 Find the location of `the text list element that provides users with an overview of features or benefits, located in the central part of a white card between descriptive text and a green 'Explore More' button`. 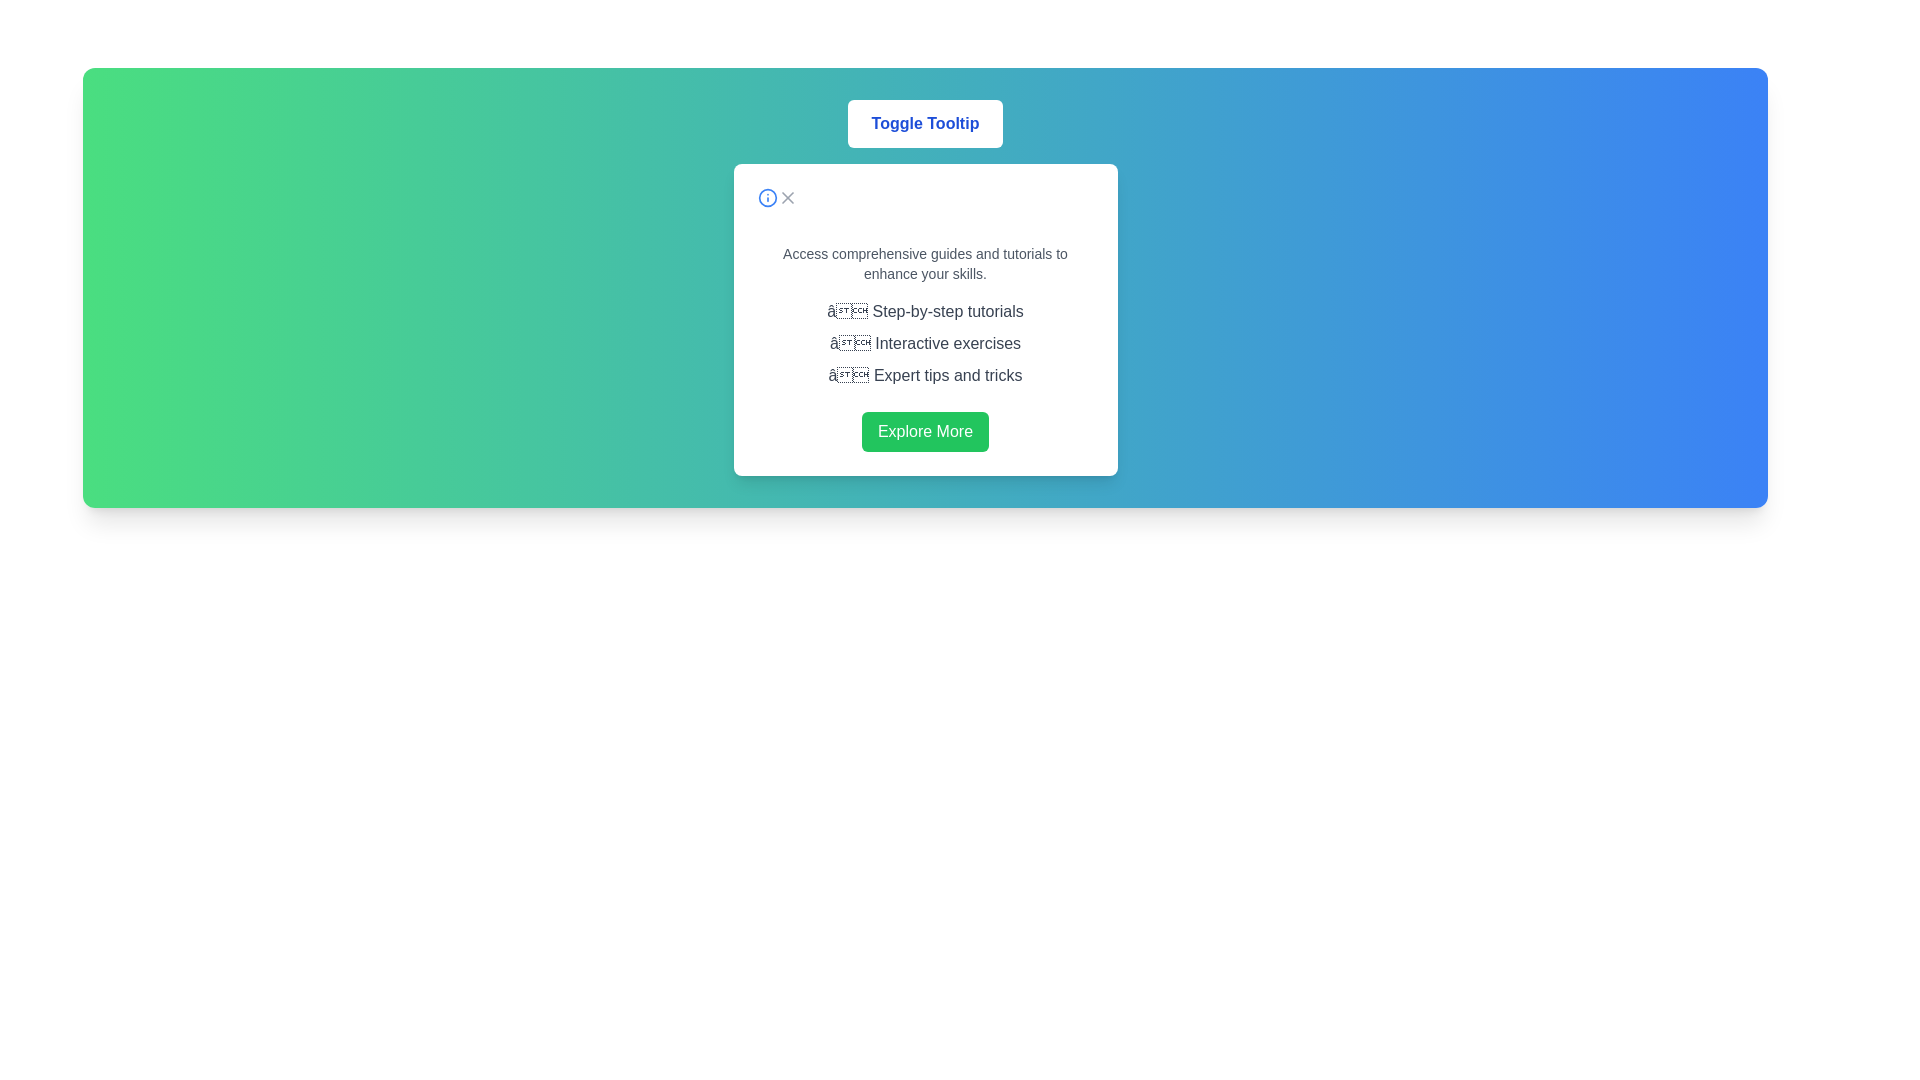

the text list element that provides users with an overview of features or benefits, located in the central part of a white card between descriptive text and a green 'Explore More' button is located at coordinates (924, 342).